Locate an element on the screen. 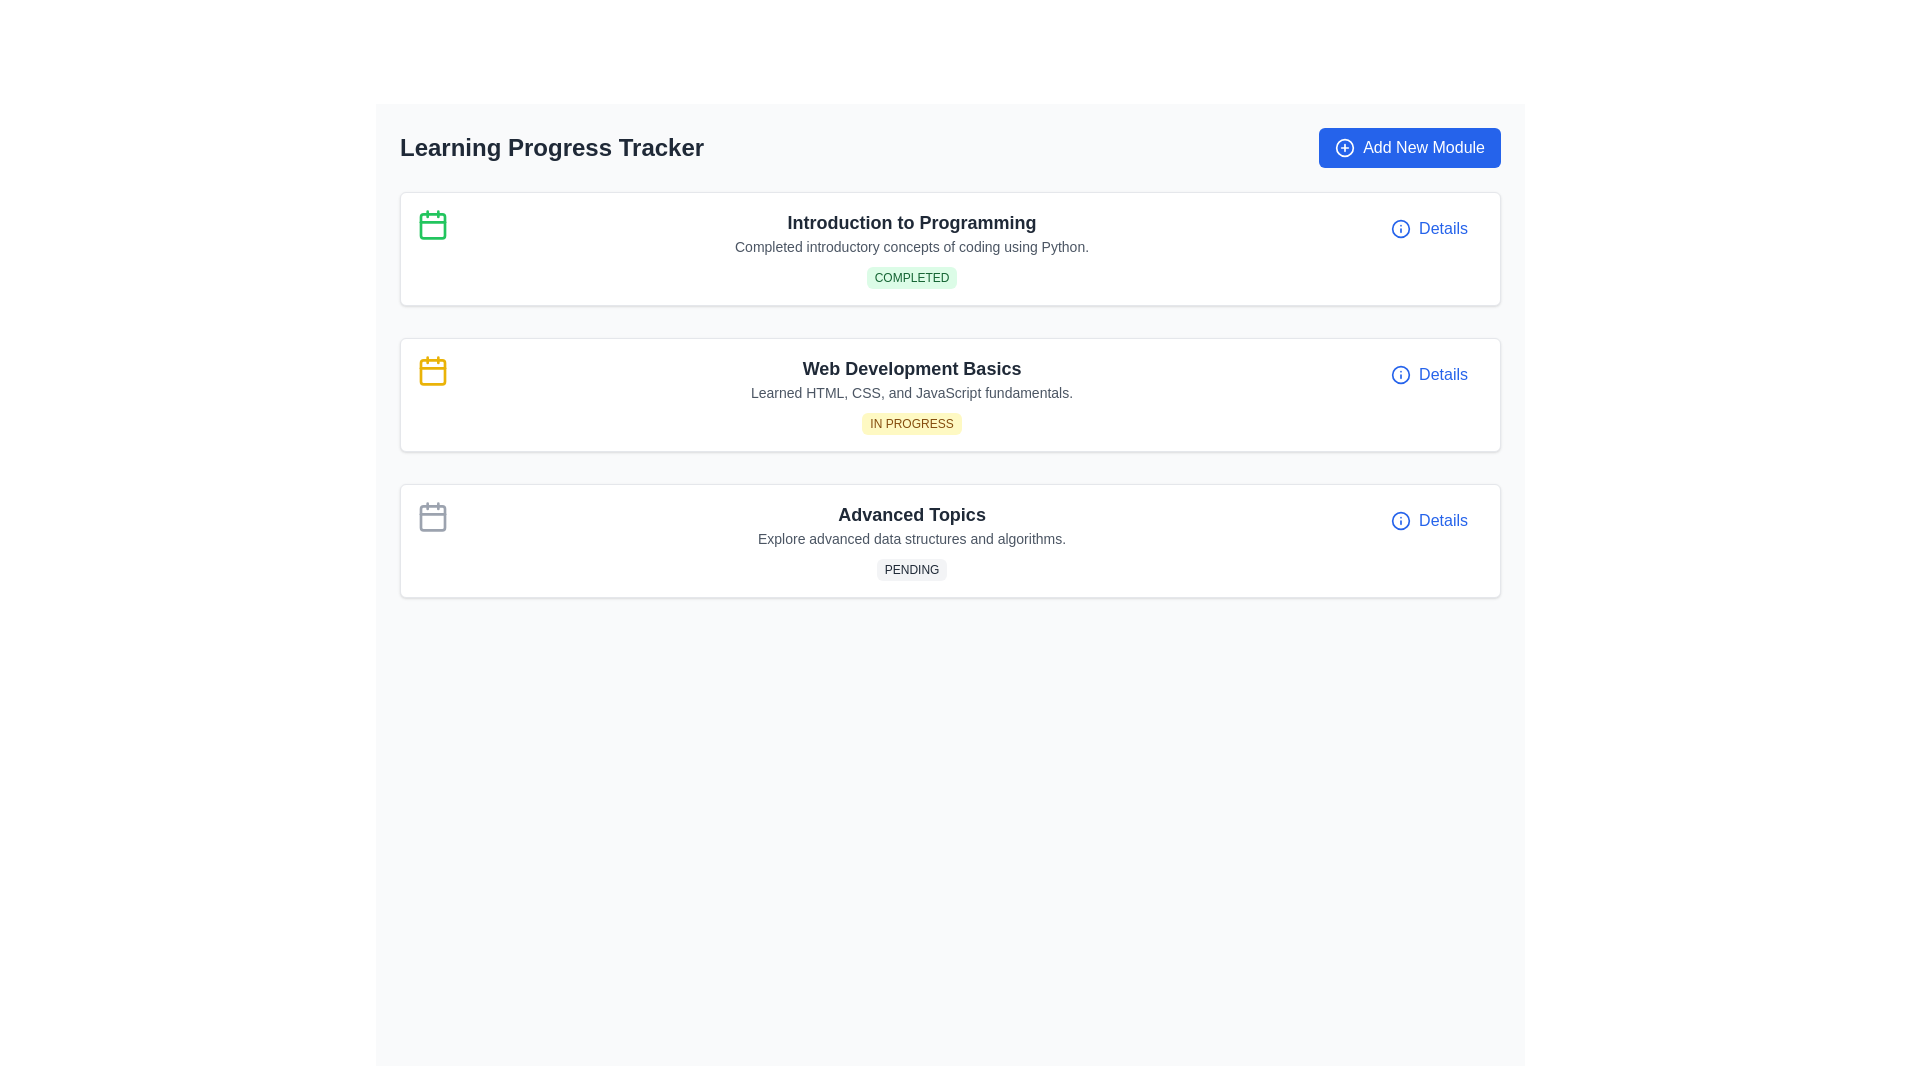 The image size is (1920, 1080). the blue circular SVG Circle within the information icon of the 'Details' button in the third card for 'Advanced Topics' is located at coordinates (1400, 519).